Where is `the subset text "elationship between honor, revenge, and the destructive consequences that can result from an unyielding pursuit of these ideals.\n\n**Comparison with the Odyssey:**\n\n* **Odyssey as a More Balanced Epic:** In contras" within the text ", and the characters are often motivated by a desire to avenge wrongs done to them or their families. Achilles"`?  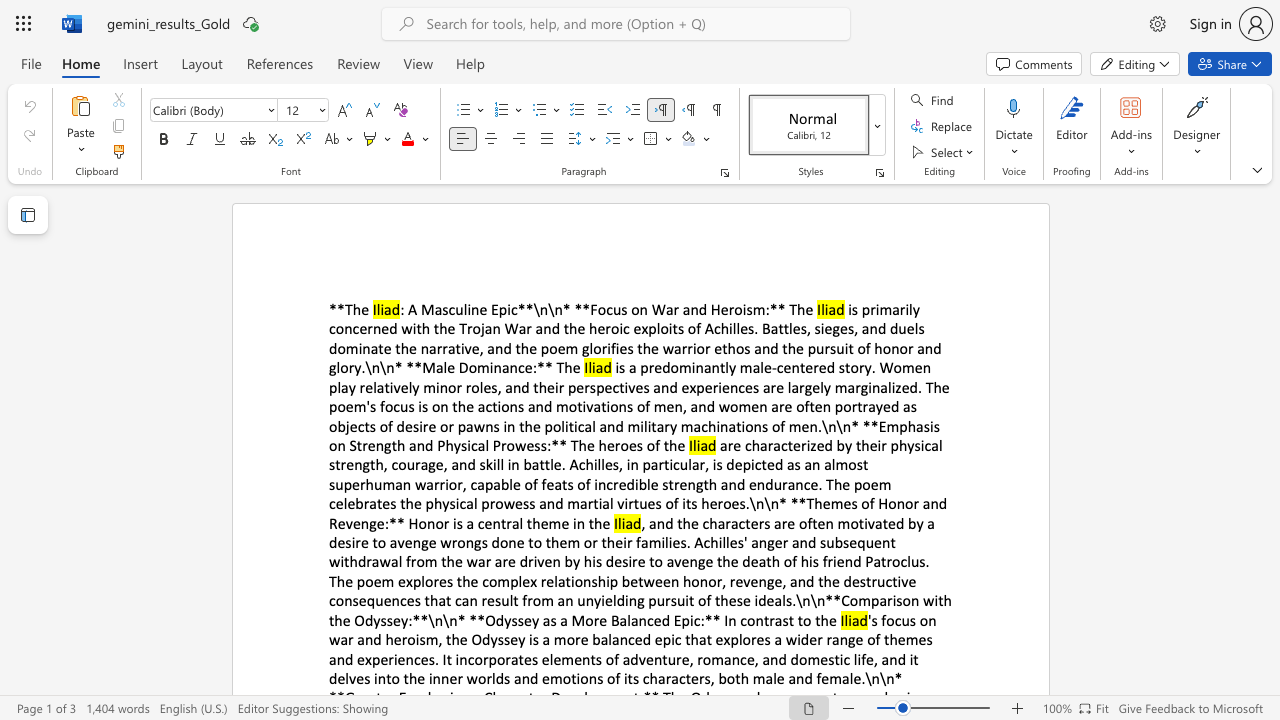
the subset text "elationship between honor, revenge, and the destructive consequences that can result from an unyielding pursuit of these ideals.\n\n**Comparison with the Odyssey:**\n\n* **Odyssey as a More Balanced Epic:** In contras" within the text ", and the characters are often motivated by a desire to avenge wrongs done to them or their families. Achilles" is located at coordinates (546, 581).